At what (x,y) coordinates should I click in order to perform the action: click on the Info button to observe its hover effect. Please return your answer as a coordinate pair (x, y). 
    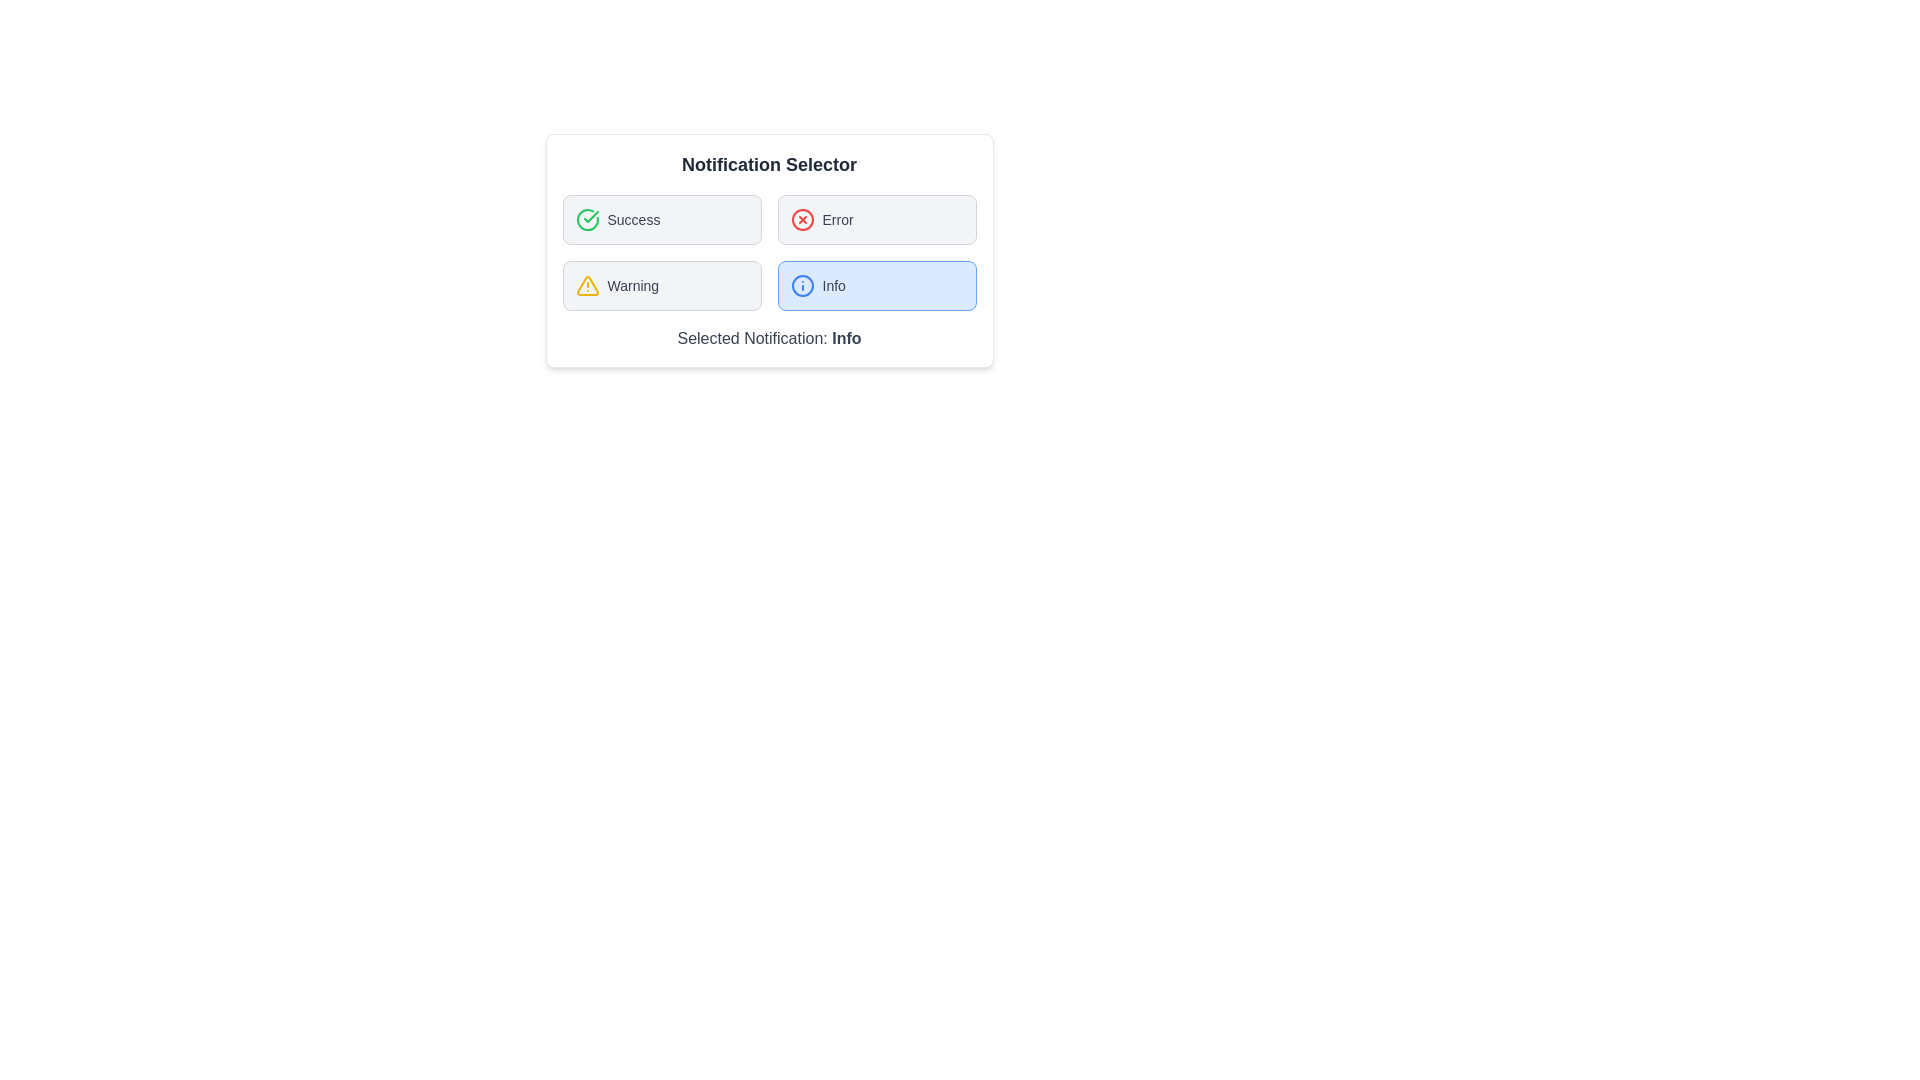
    Looking at the image, I should click on (877, 285).